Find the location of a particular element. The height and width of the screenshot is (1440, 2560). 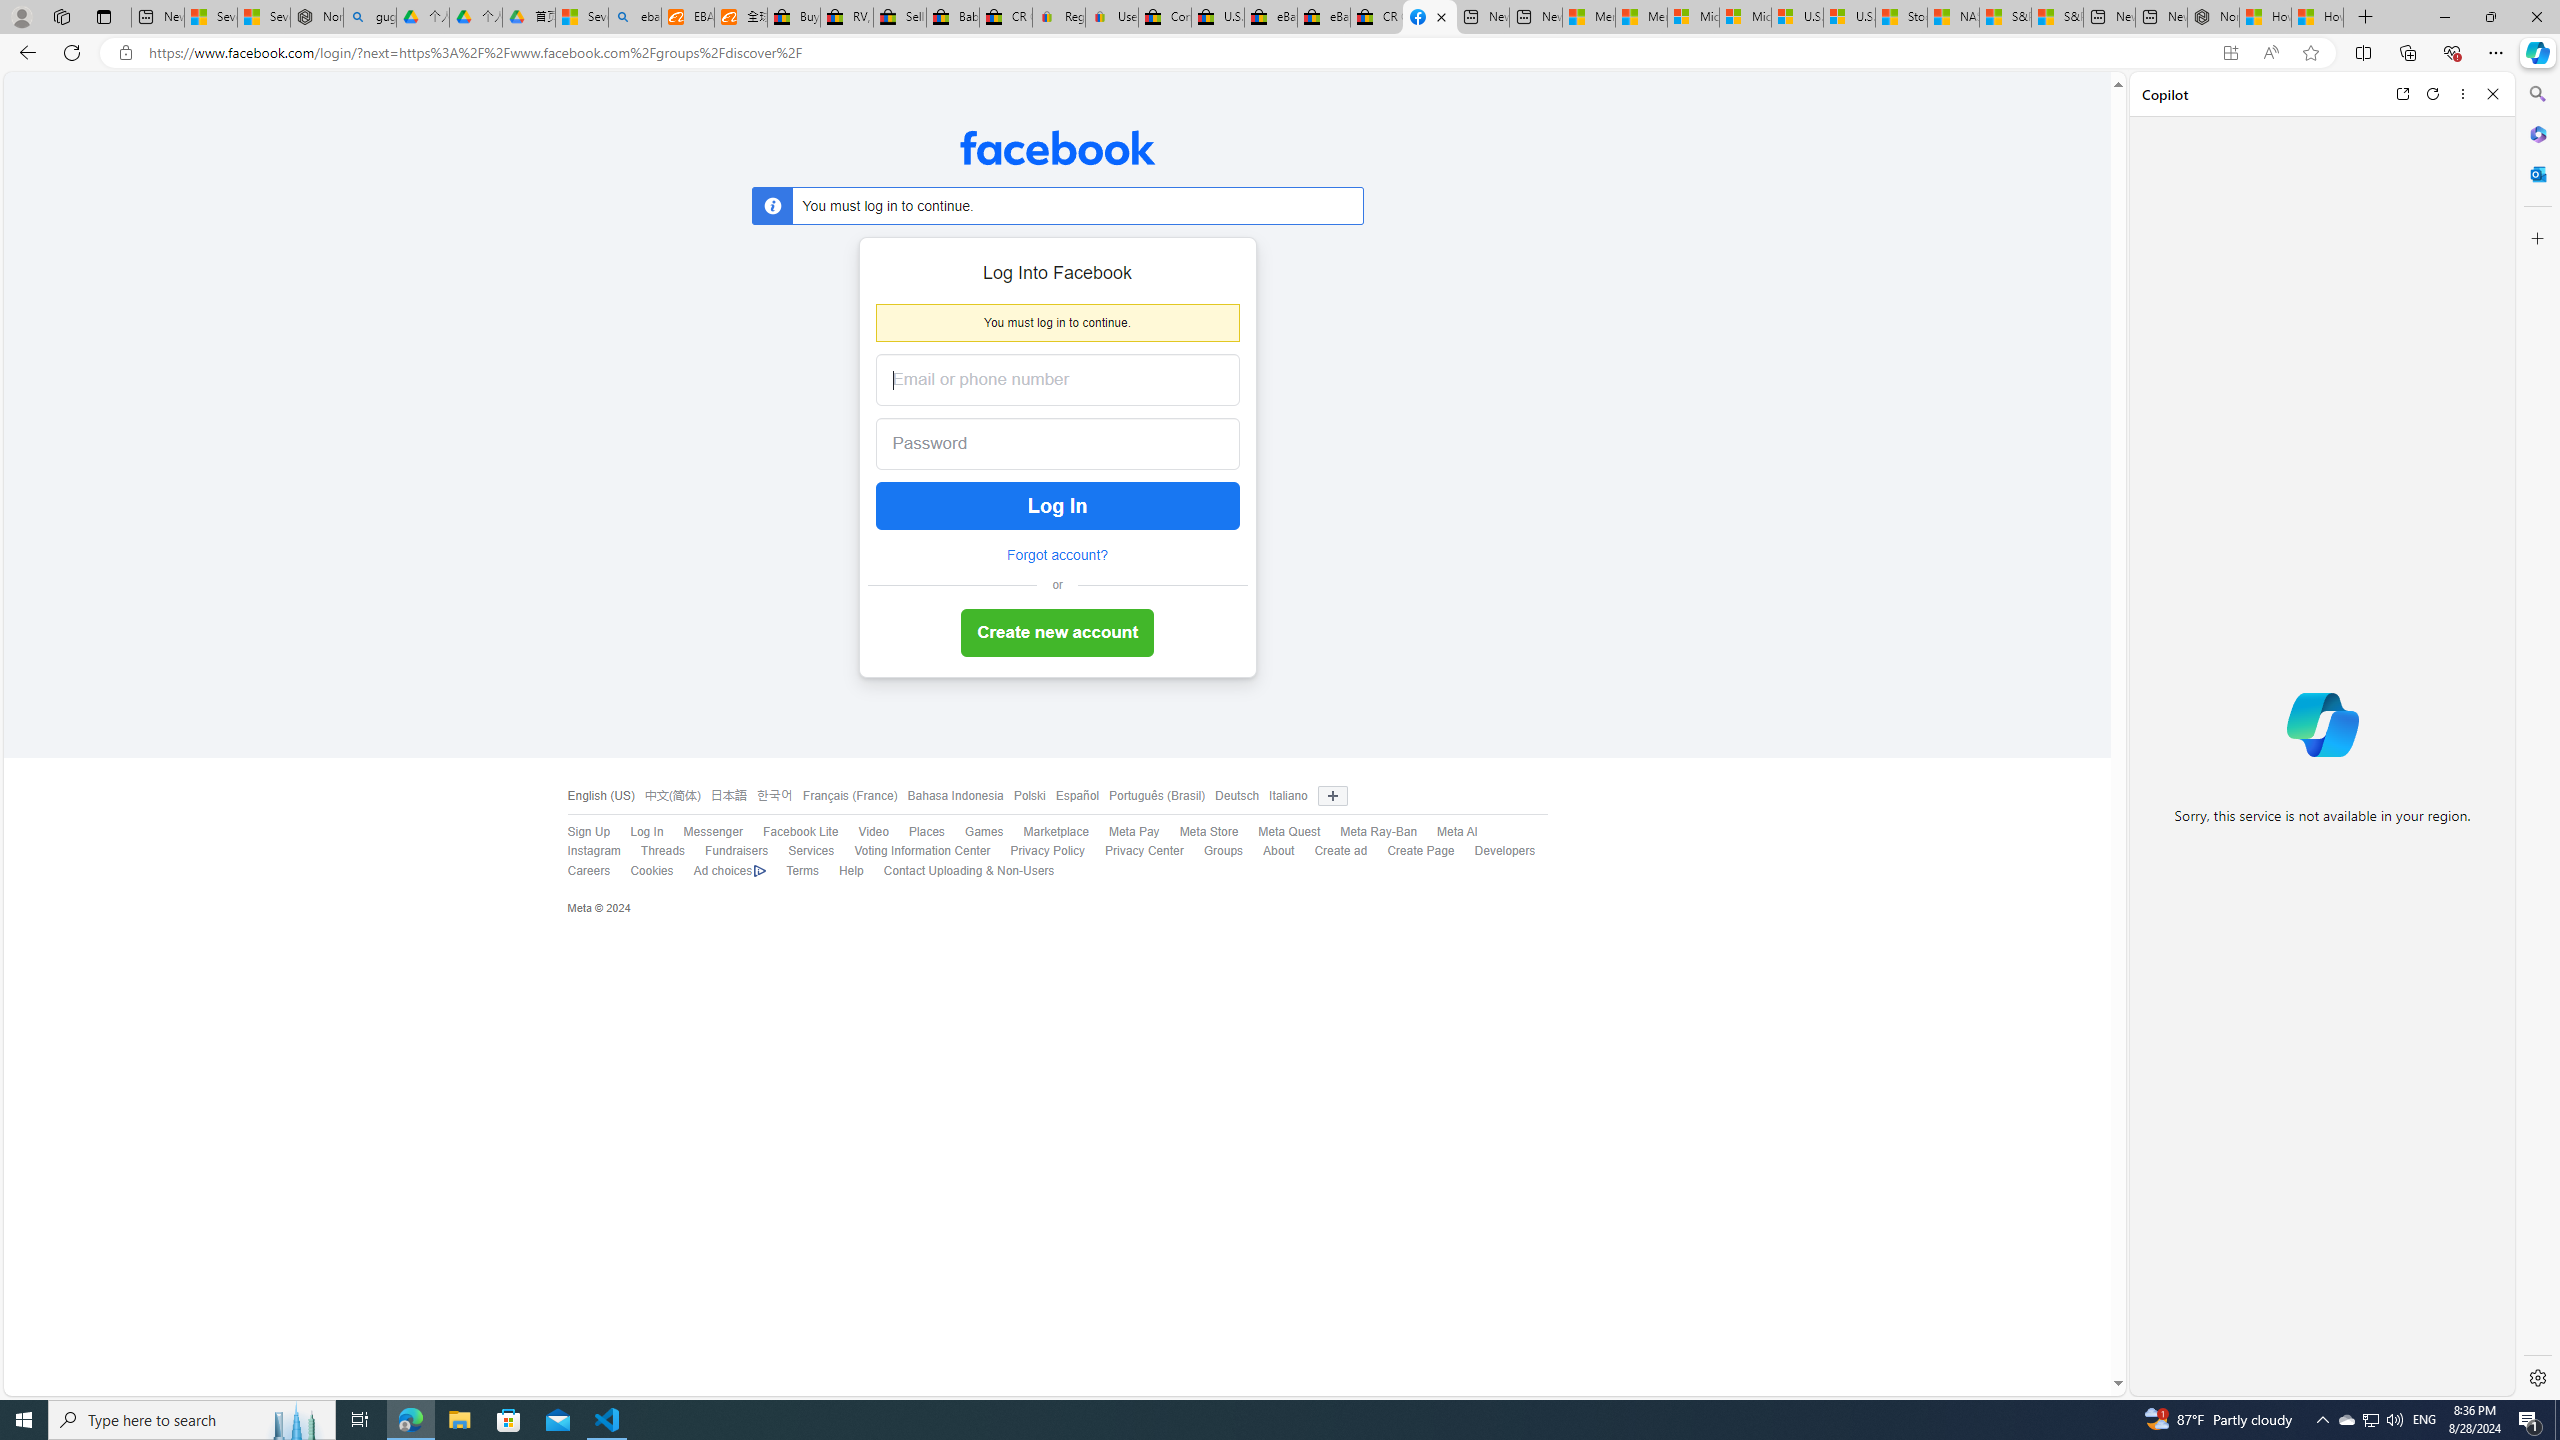

'Careers' is located at coordinates (587, 869).